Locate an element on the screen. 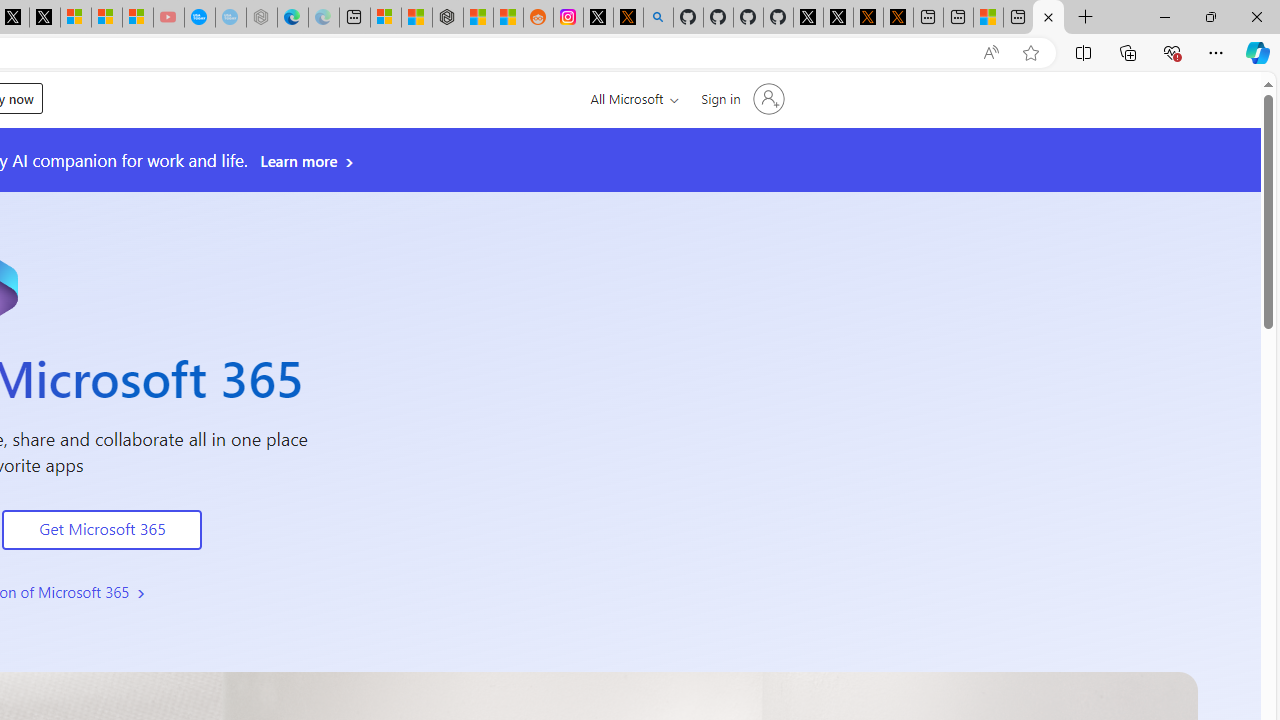 The width and height of the screenshot is (1280, 720). 'Profile / X' is located at coordinates (808, 17).